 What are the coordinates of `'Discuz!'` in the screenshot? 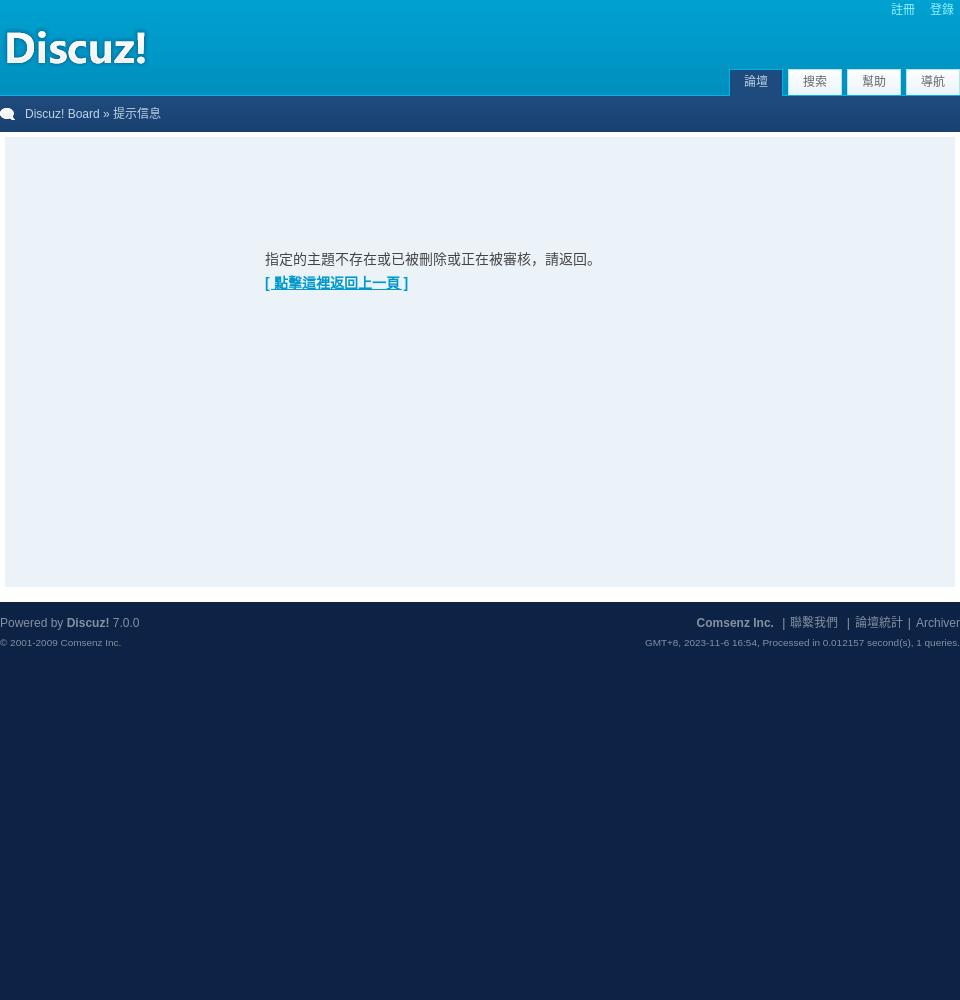 It's located at (87, 622).